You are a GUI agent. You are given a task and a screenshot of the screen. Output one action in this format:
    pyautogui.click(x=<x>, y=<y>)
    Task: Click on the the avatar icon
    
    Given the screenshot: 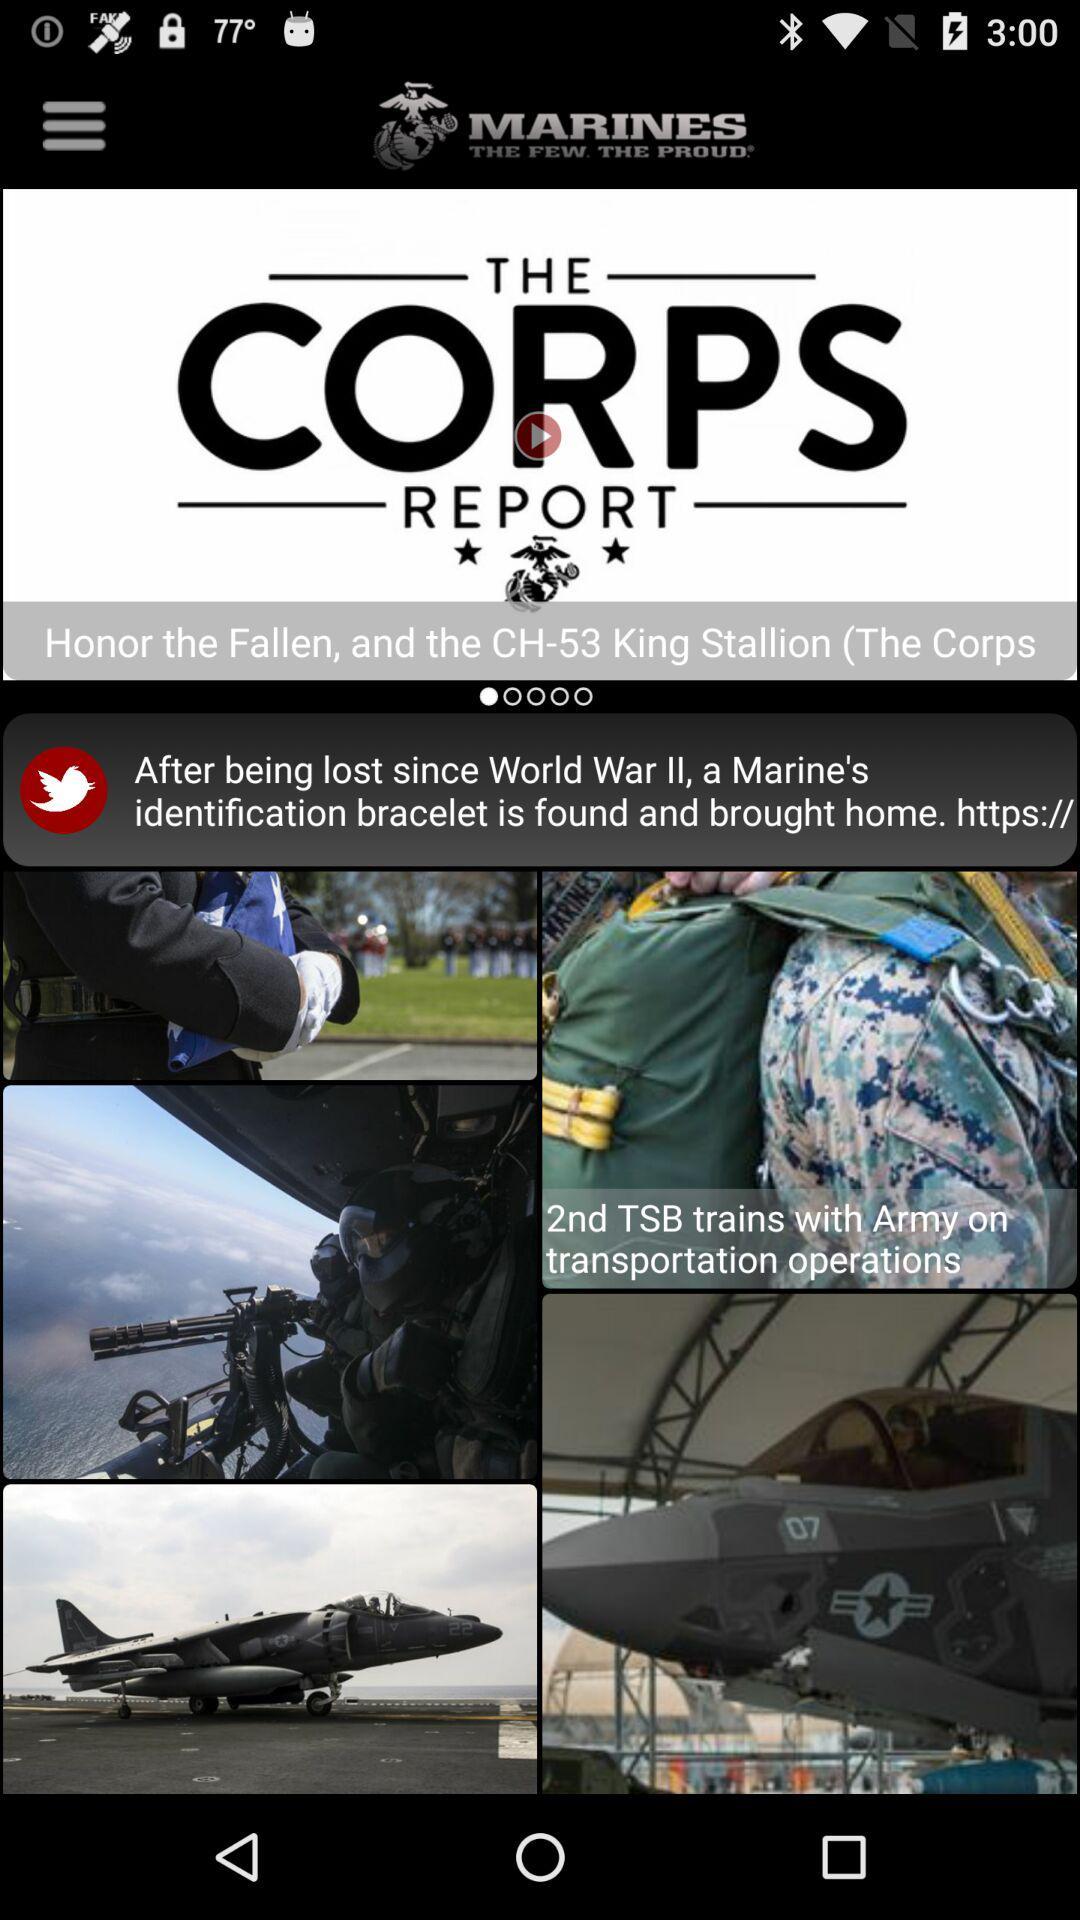 What is the action you would take?
    pyautogui.click(x=181, y=359)
    